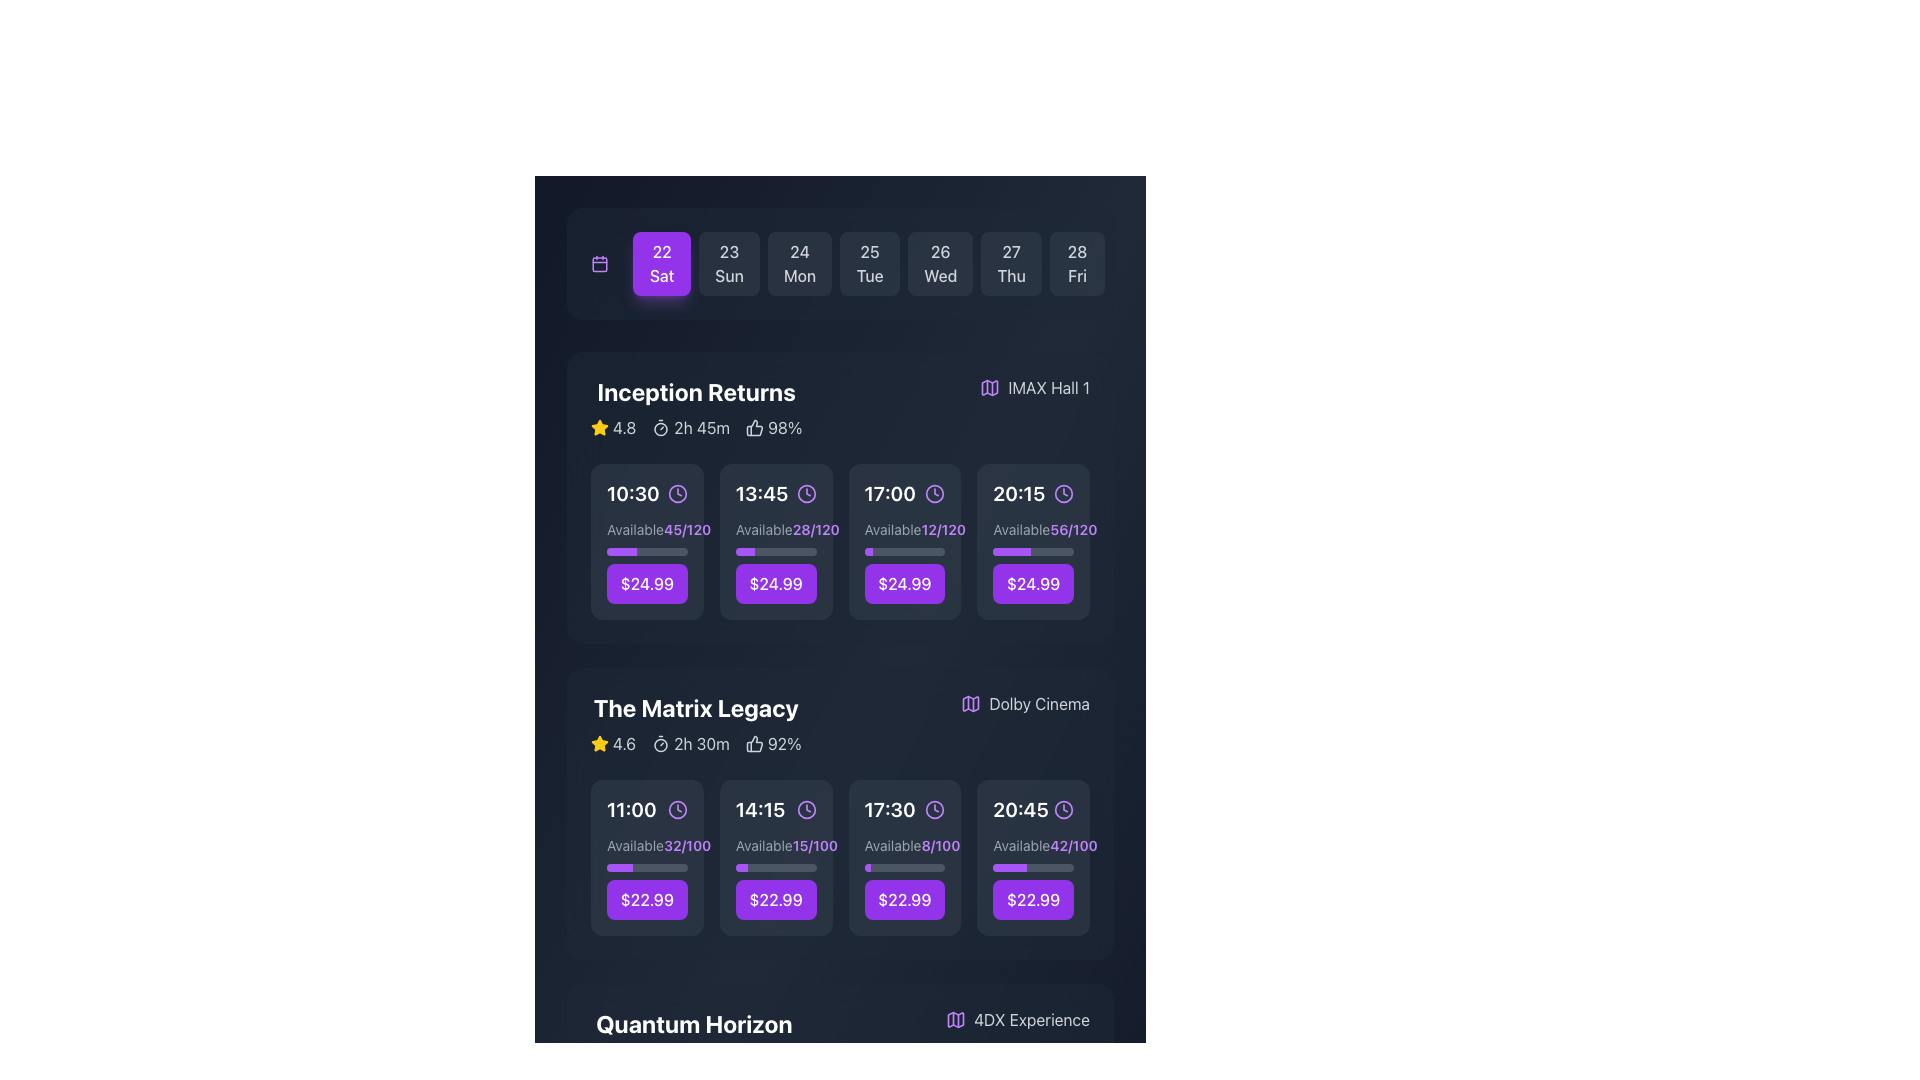 Image resolution: width=1920 pixels, height=1080 pixels. What do you see at coordinates (939, 262) in the screenshot?
I see `the button representing the selectable date in the calendar interface` at bounding box center [939, 262].